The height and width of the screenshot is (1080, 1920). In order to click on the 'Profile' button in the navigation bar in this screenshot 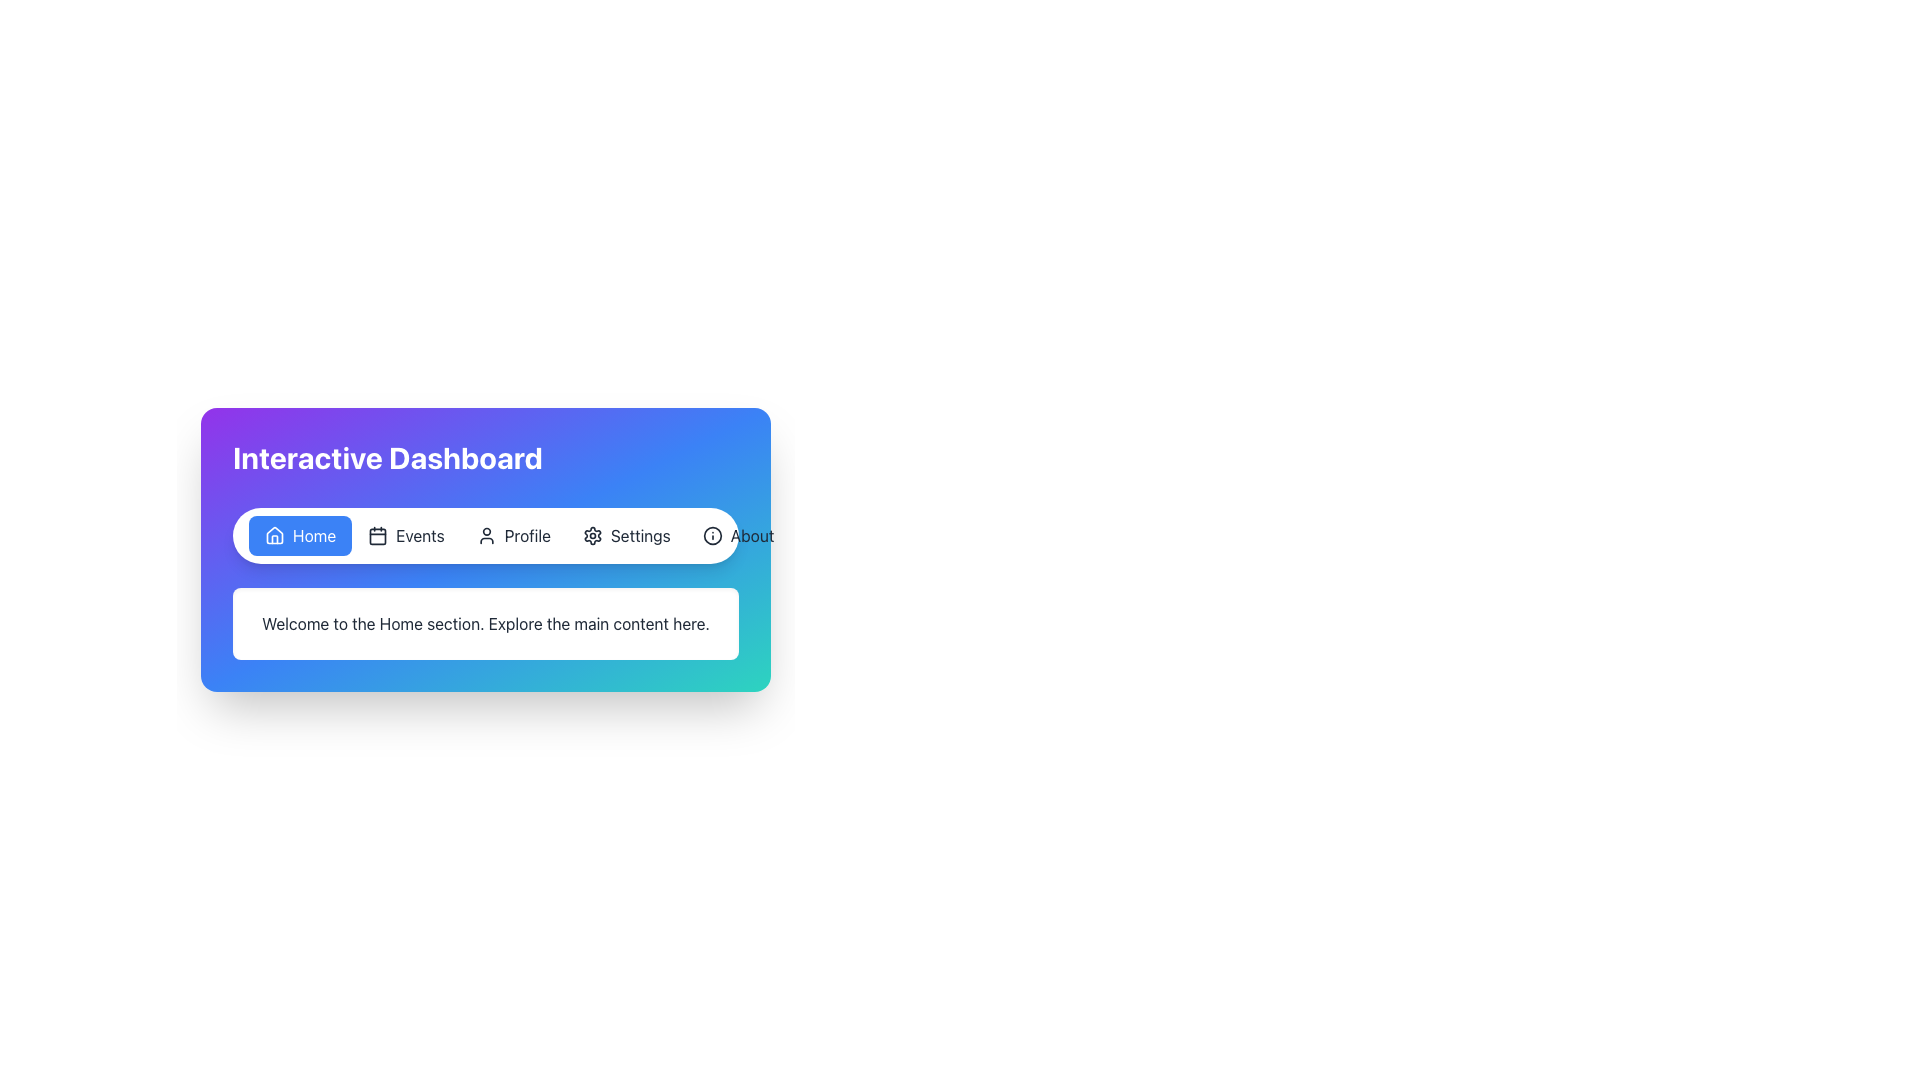, I will do `click(513, 535)`.